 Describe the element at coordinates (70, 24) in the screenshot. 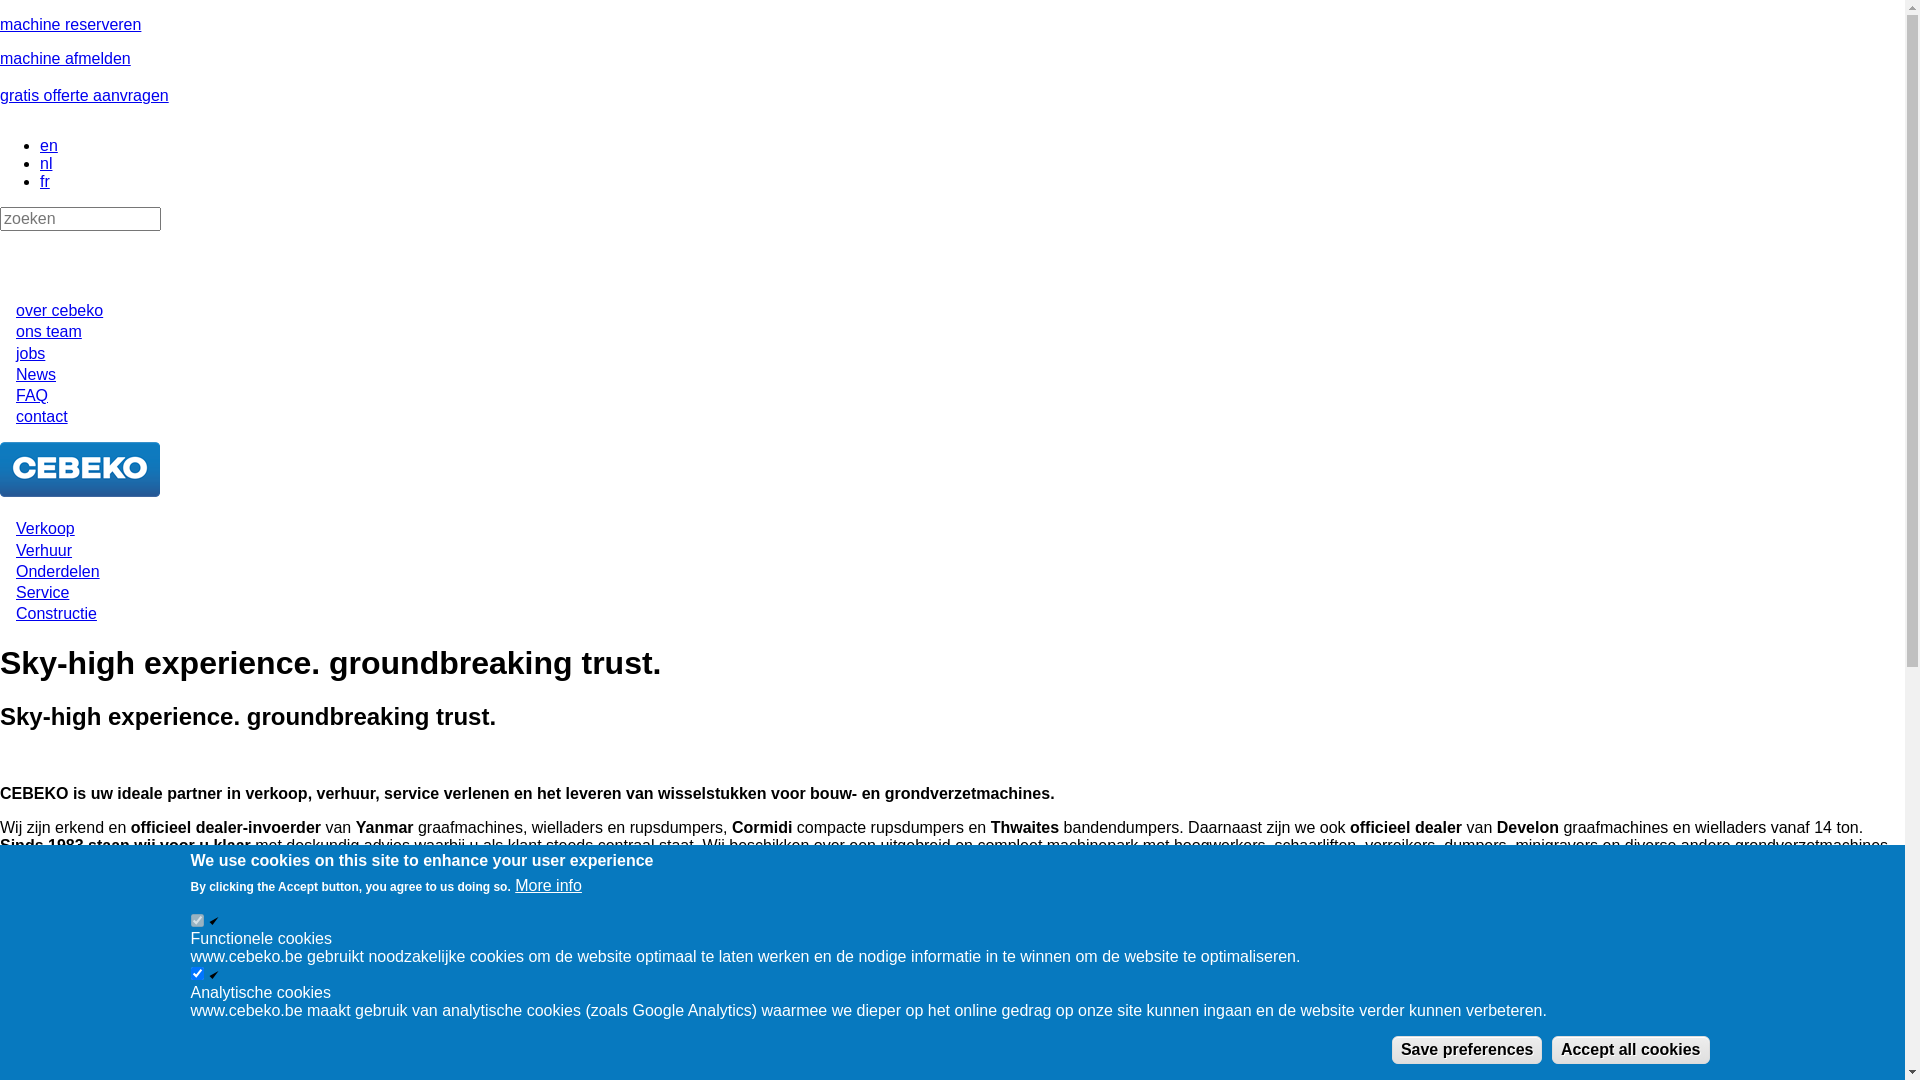

I see `'machine reserveren'` at that location.